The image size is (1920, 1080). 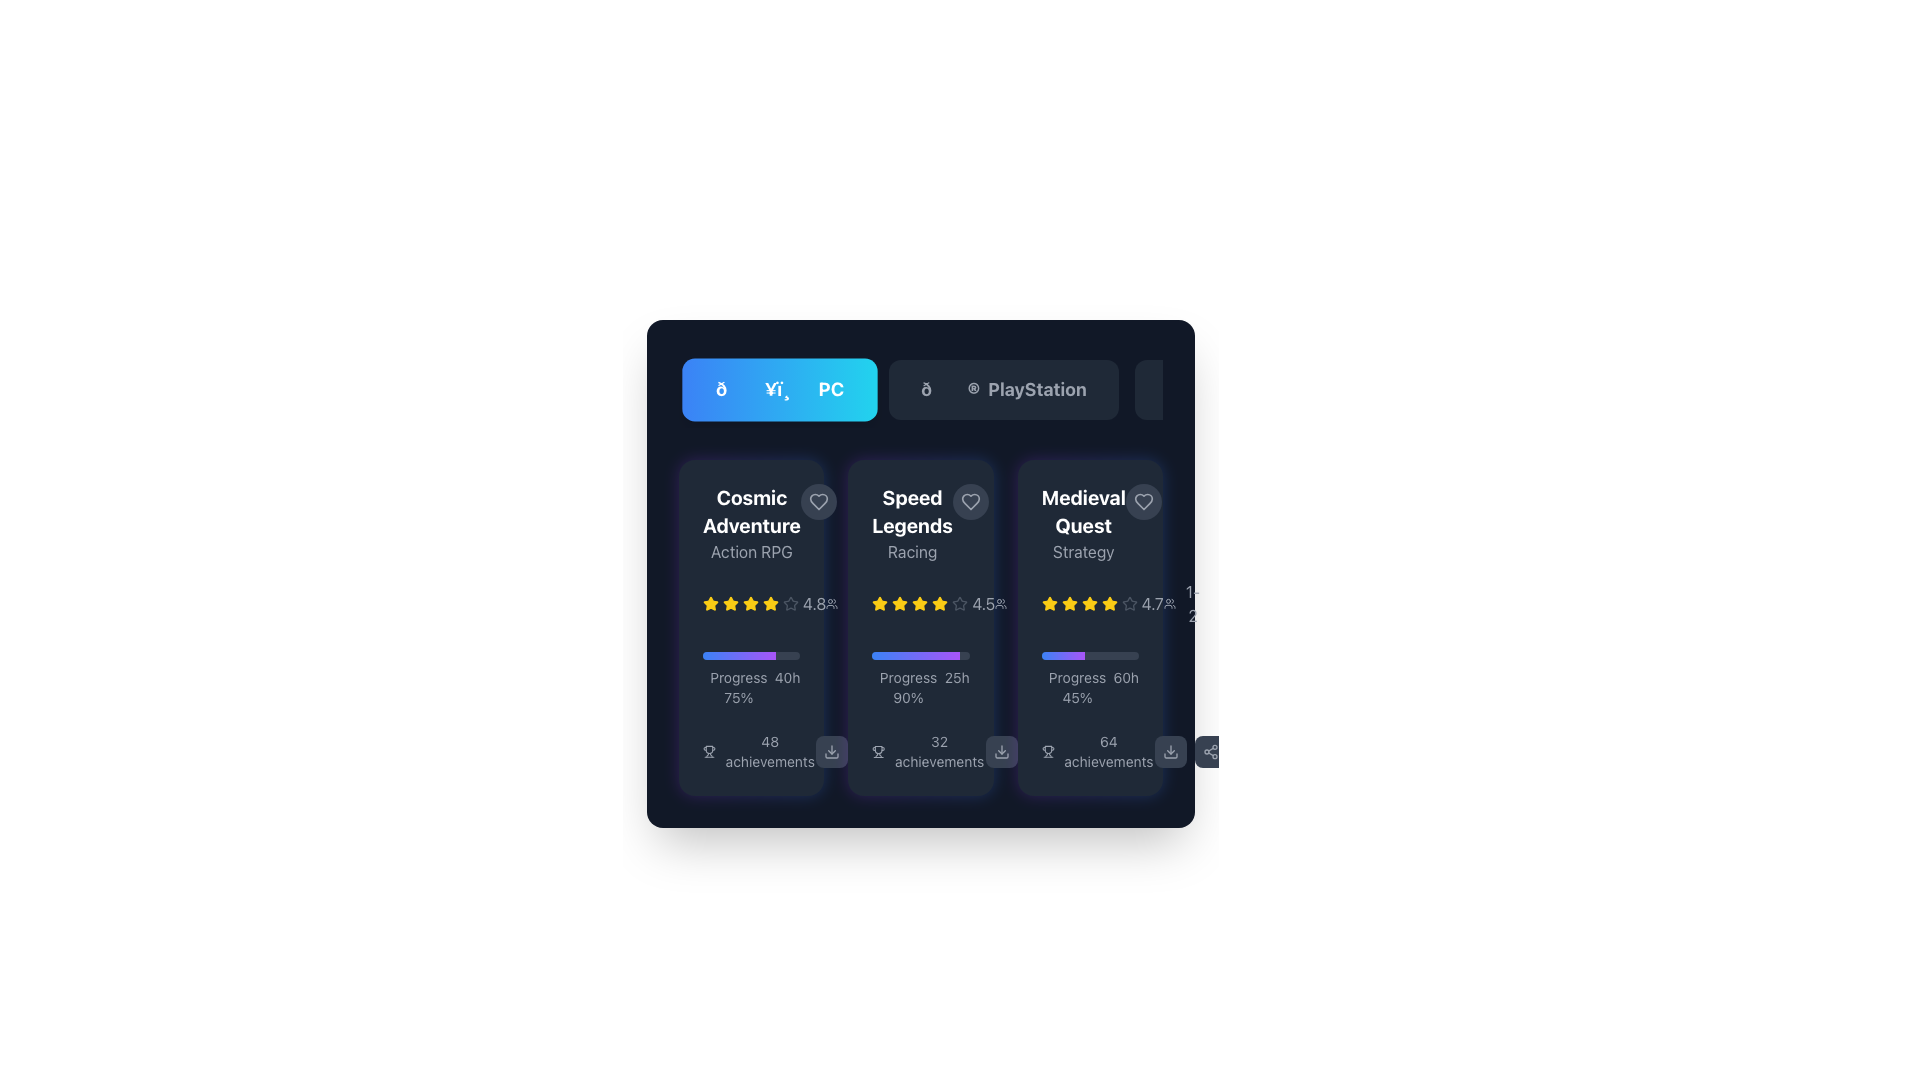 What do you see at coordinates (750, 511) in the screenshot?
I see `the bold white title text label that displays the name of the game featured in the application interface, located in the top-left corner of the grid` at bounding box center [750, 511].